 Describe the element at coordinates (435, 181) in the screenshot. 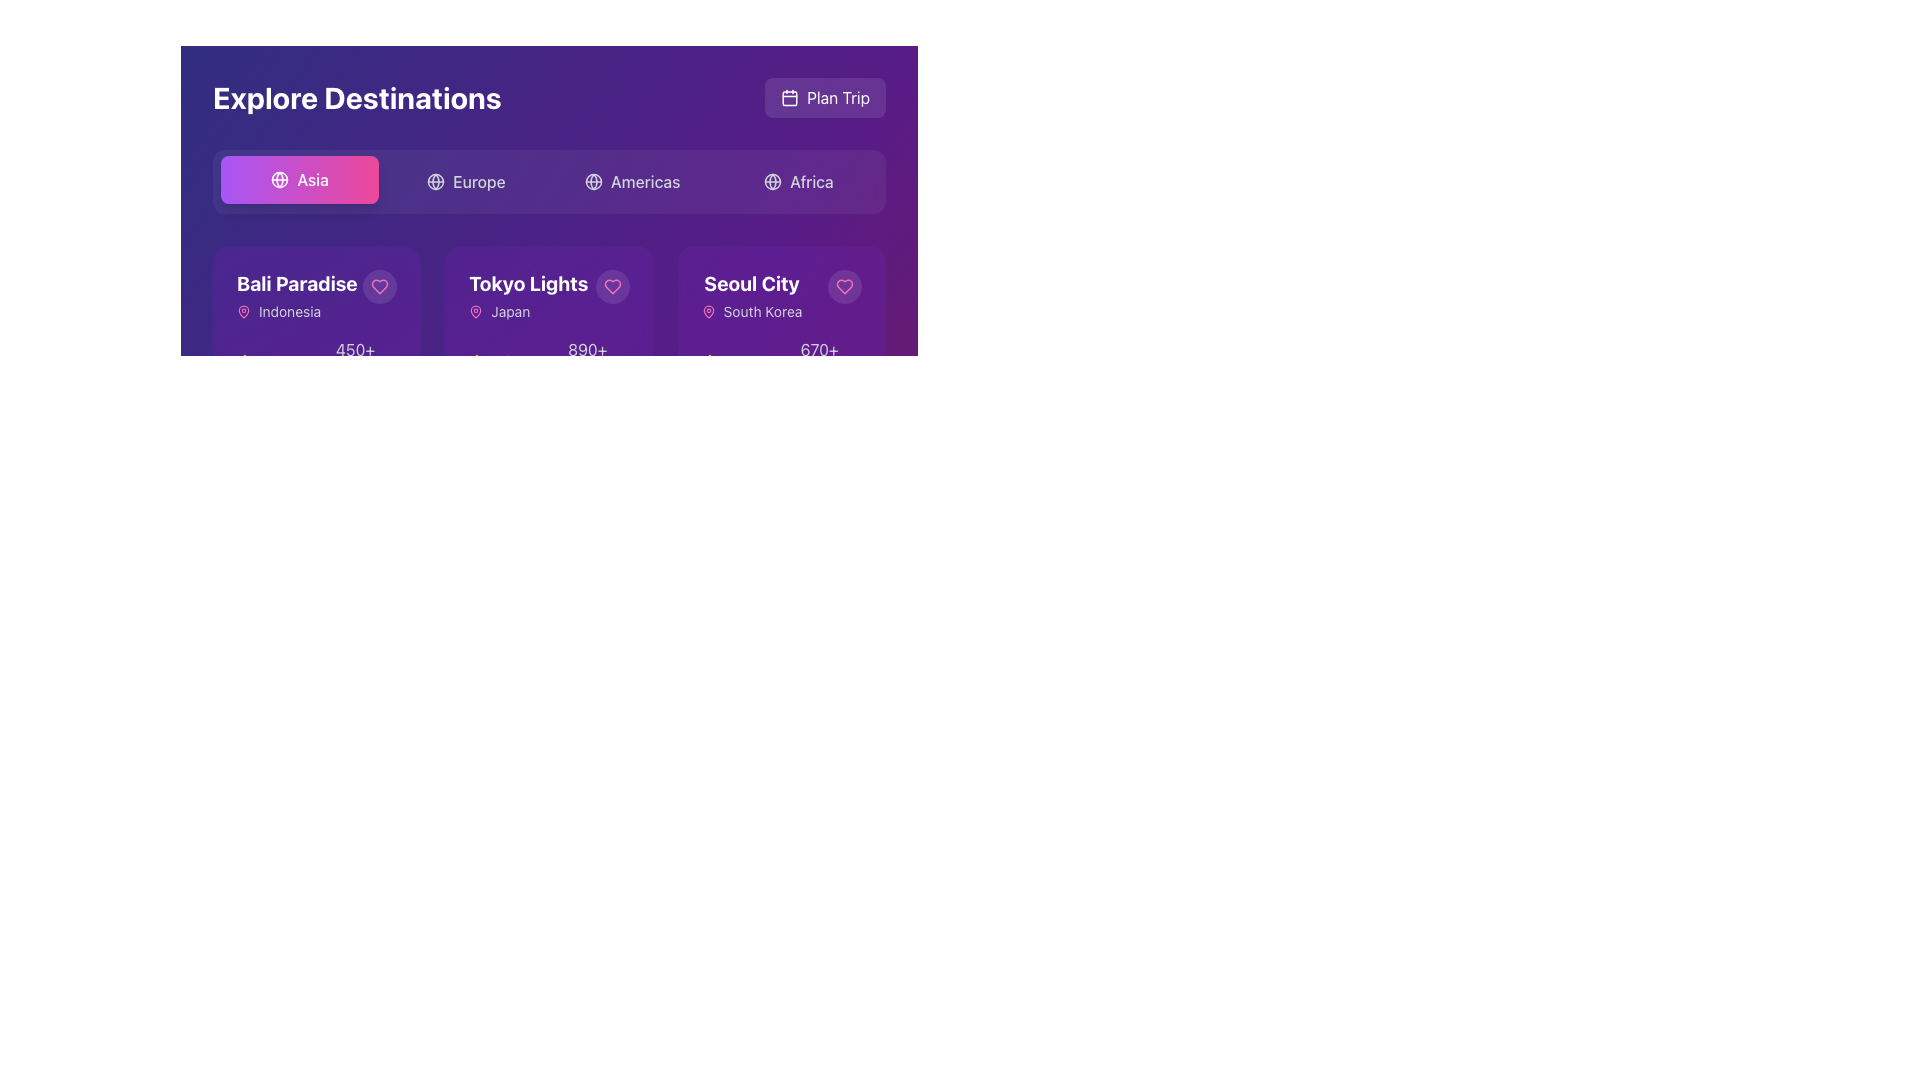

I see `the 'Europe' button icon, which visually represents geographical navigation, located second from the left in the upper section of the interface` at that location.